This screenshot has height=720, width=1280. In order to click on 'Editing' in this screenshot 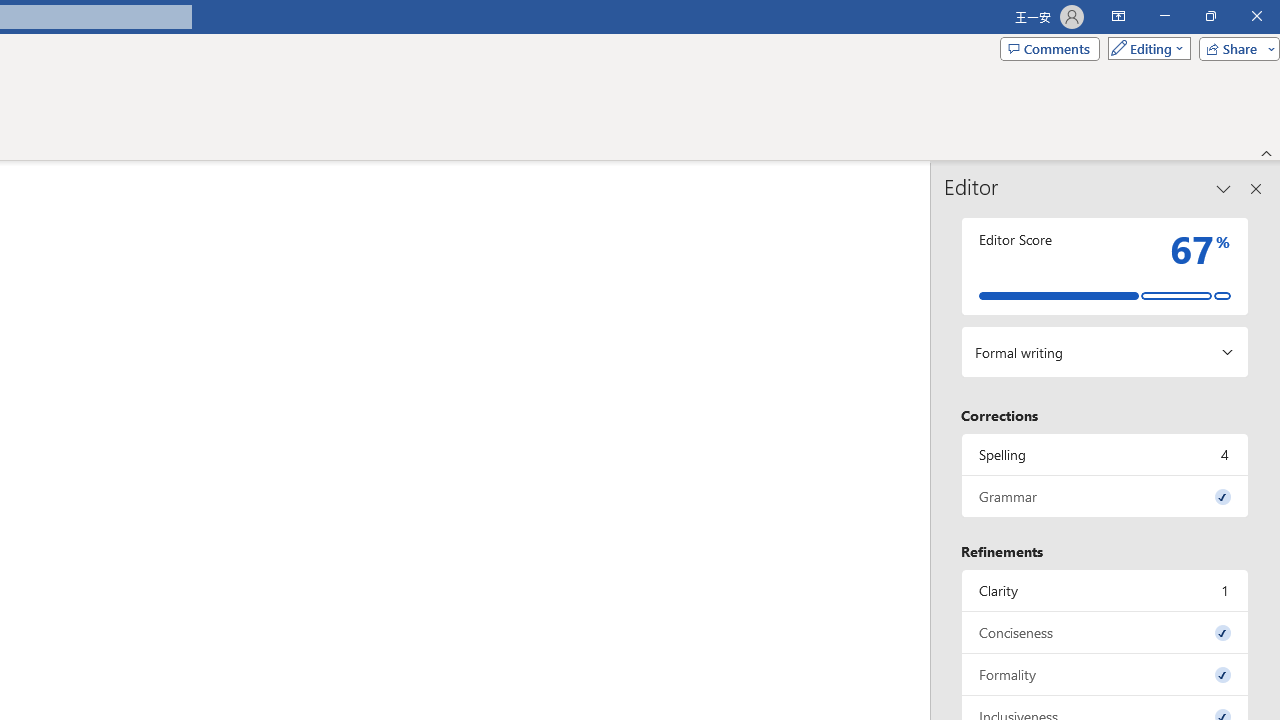, I will do `click(1144, 47)`.